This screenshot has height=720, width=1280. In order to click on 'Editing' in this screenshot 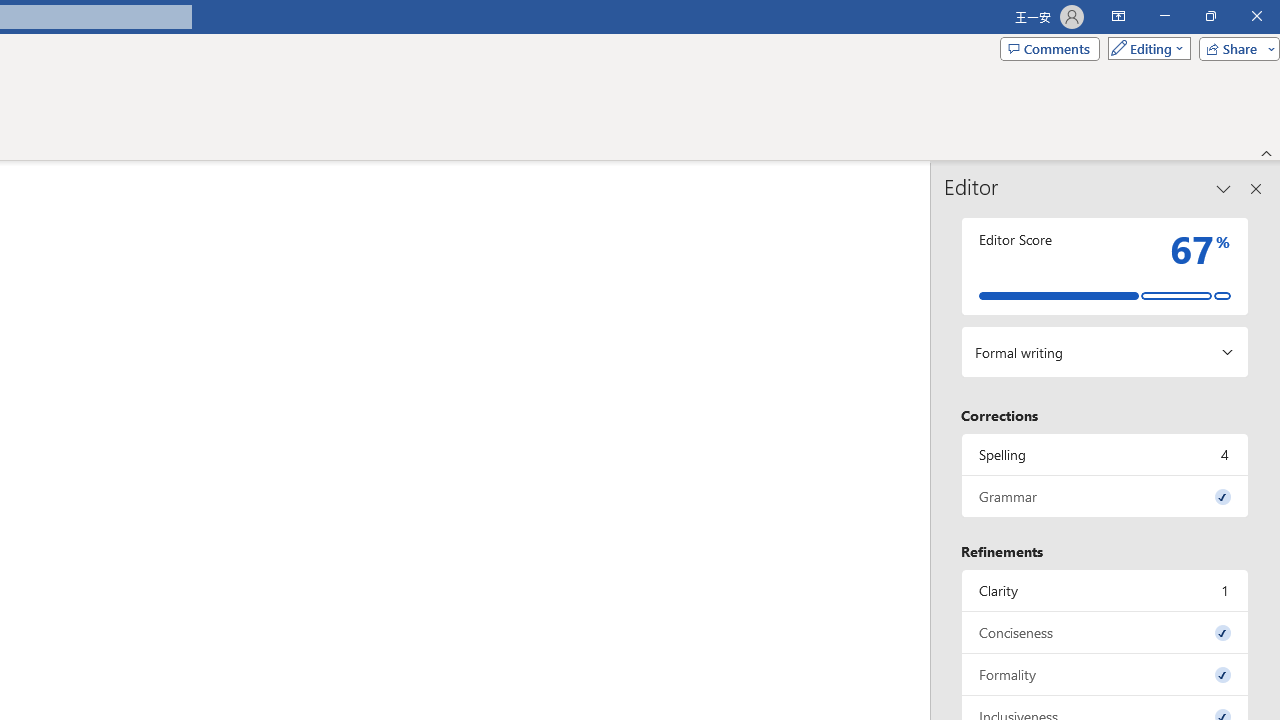, I will do `click(1144, 47)`.